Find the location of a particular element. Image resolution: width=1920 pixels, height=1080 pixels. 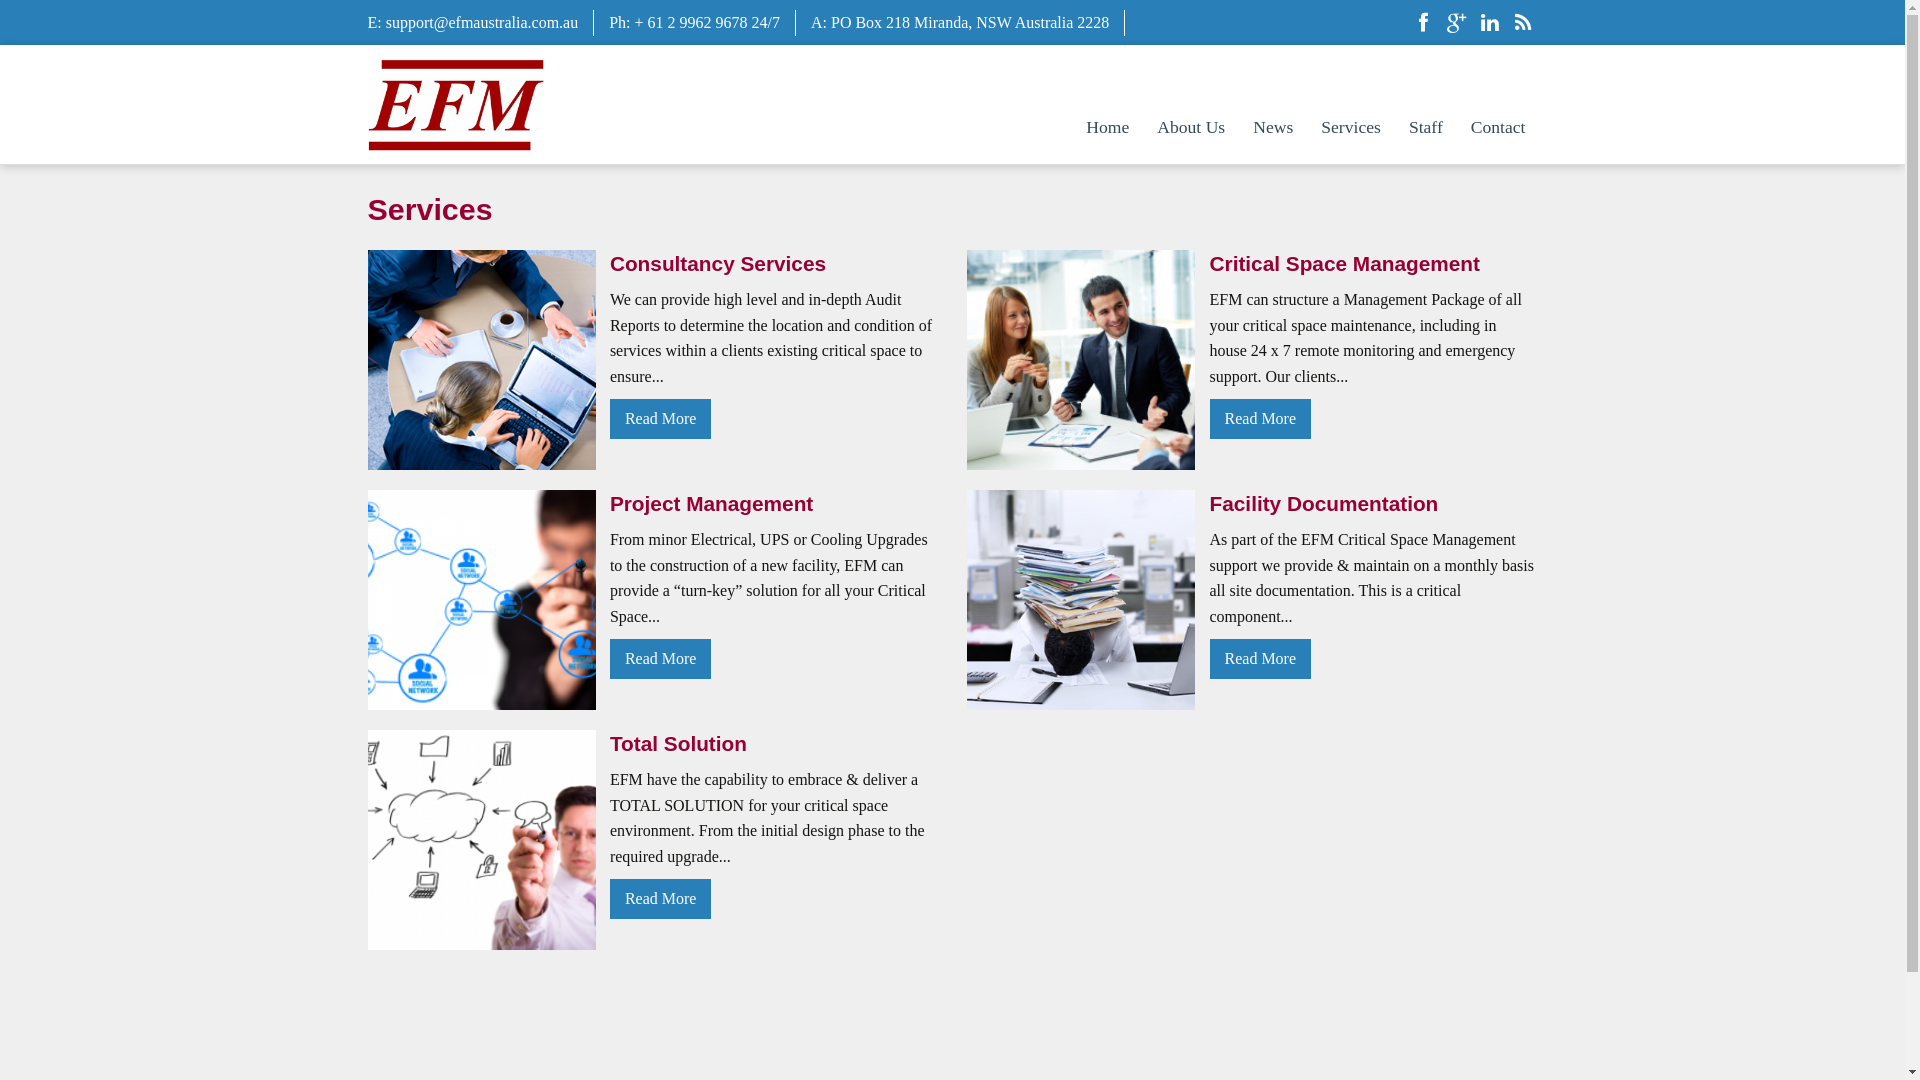

'E: support@efmaustralia.com.au' is located at coordinates (472, 22).